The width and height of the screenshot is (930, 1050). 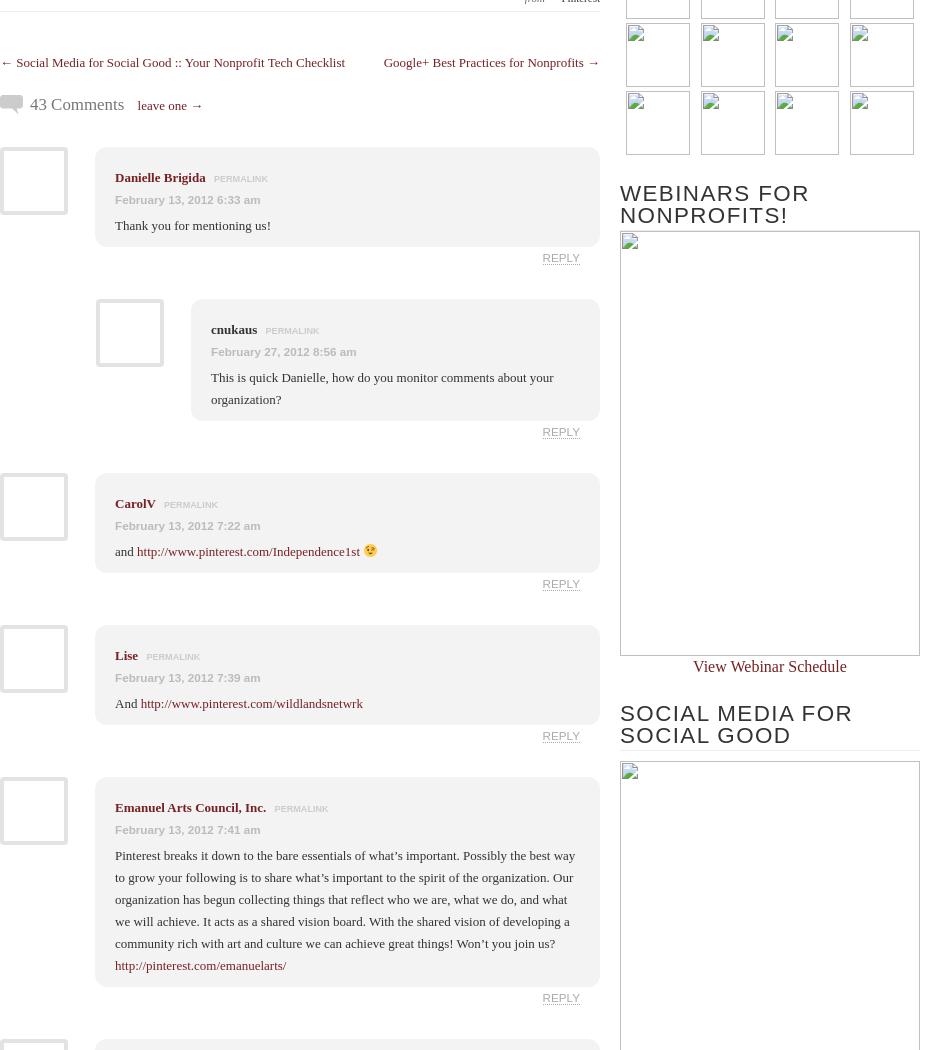 I want to click on 'This is quick Danielle, how do you monitor comments about your organization?', so click(x=381, y=387).